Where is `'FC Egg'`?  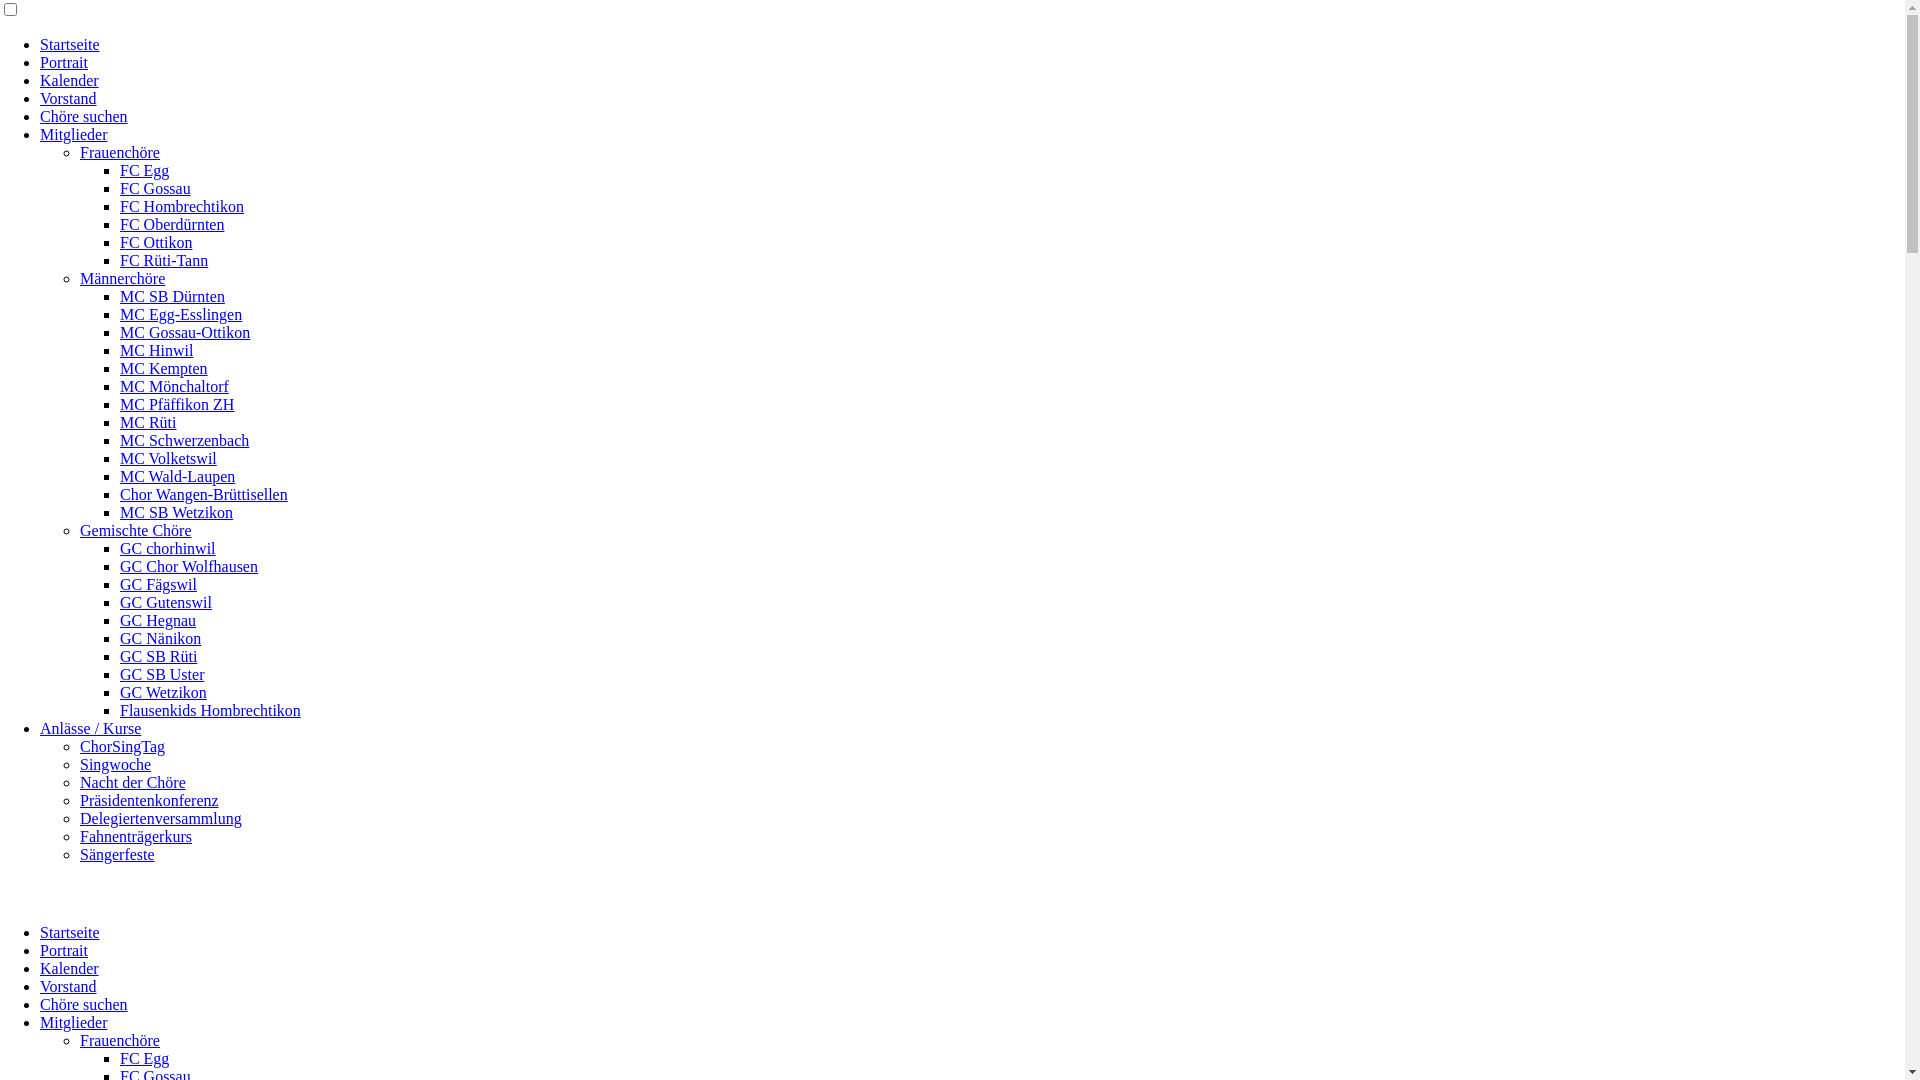
'FC Egg' is located at coordinates (143, 169).